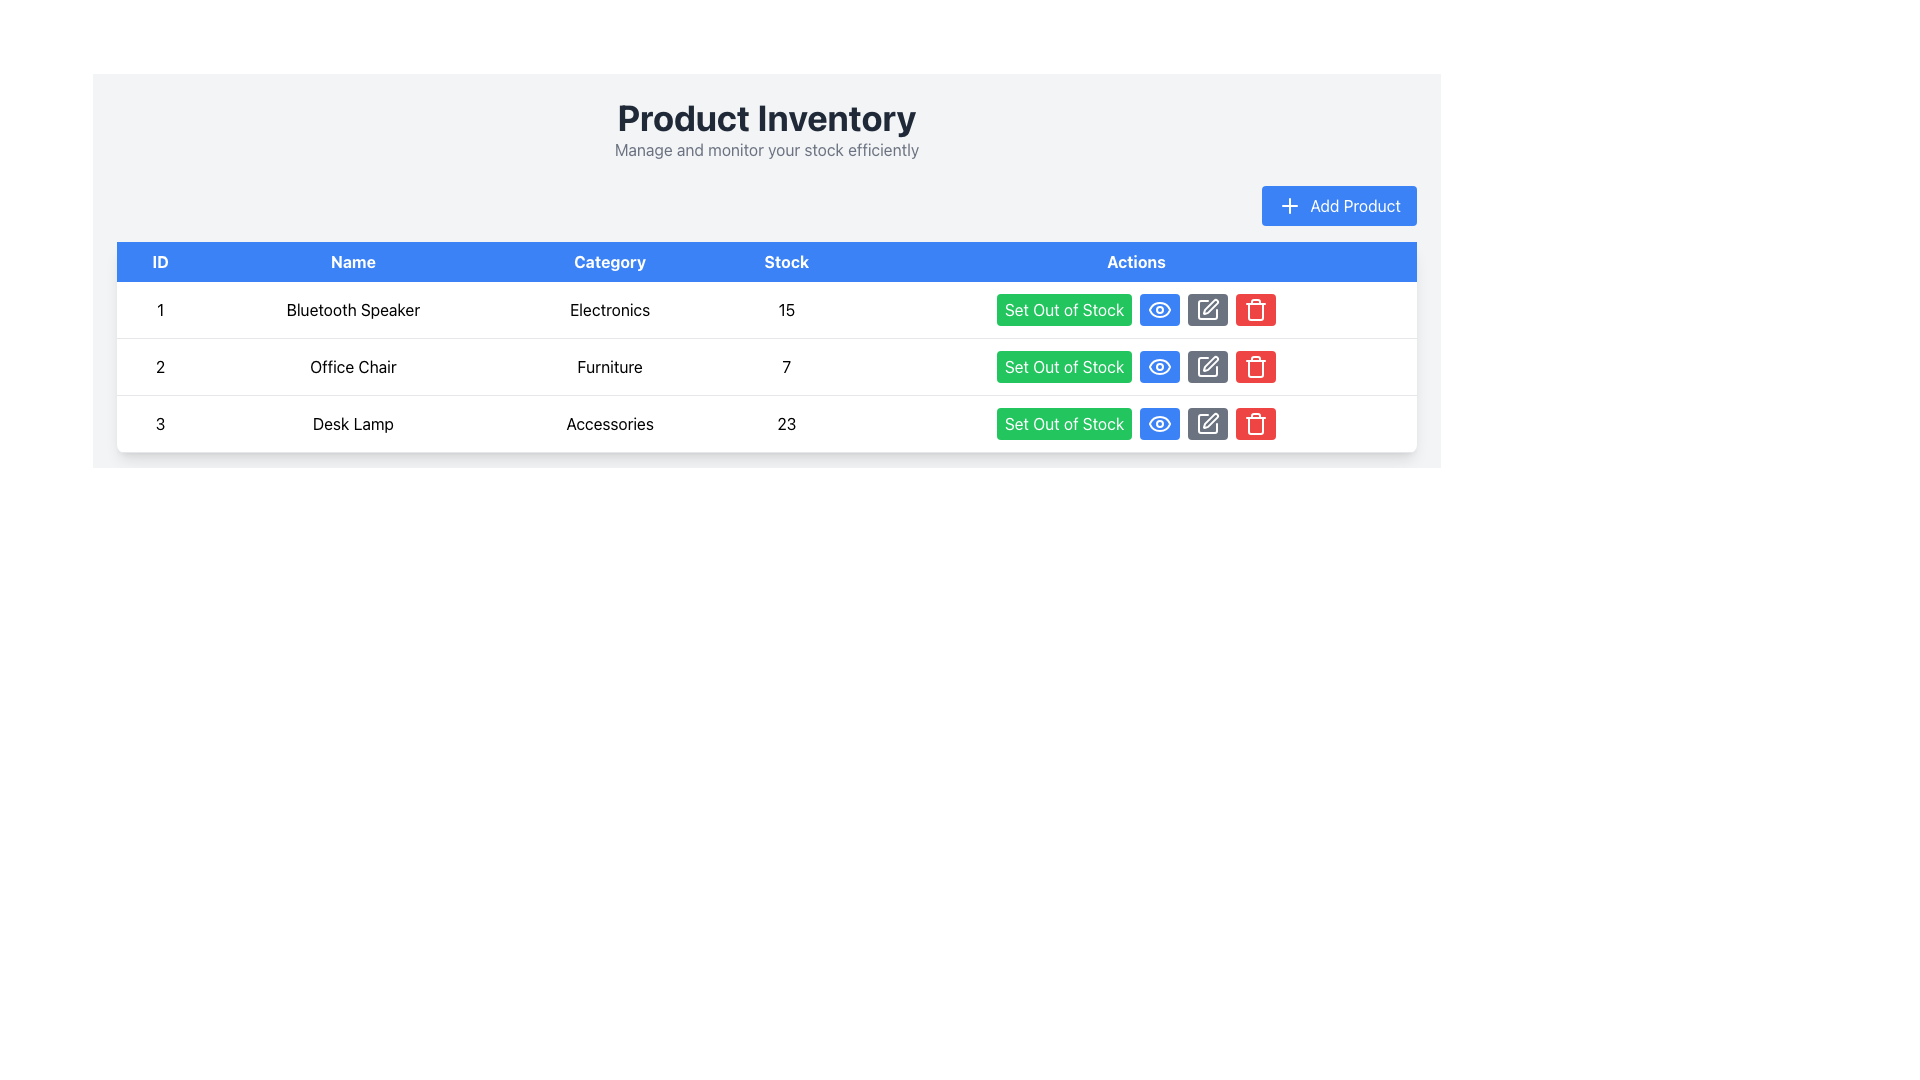 This screenshot has width=1920, height=1080. Describe the element at coordinates (1207, 309) in the screenshot. I see `the edit icon in the Actions column of the table, specifically the second icon from the left, to initiate an edit action for the 'Office Chair' item` at that location.